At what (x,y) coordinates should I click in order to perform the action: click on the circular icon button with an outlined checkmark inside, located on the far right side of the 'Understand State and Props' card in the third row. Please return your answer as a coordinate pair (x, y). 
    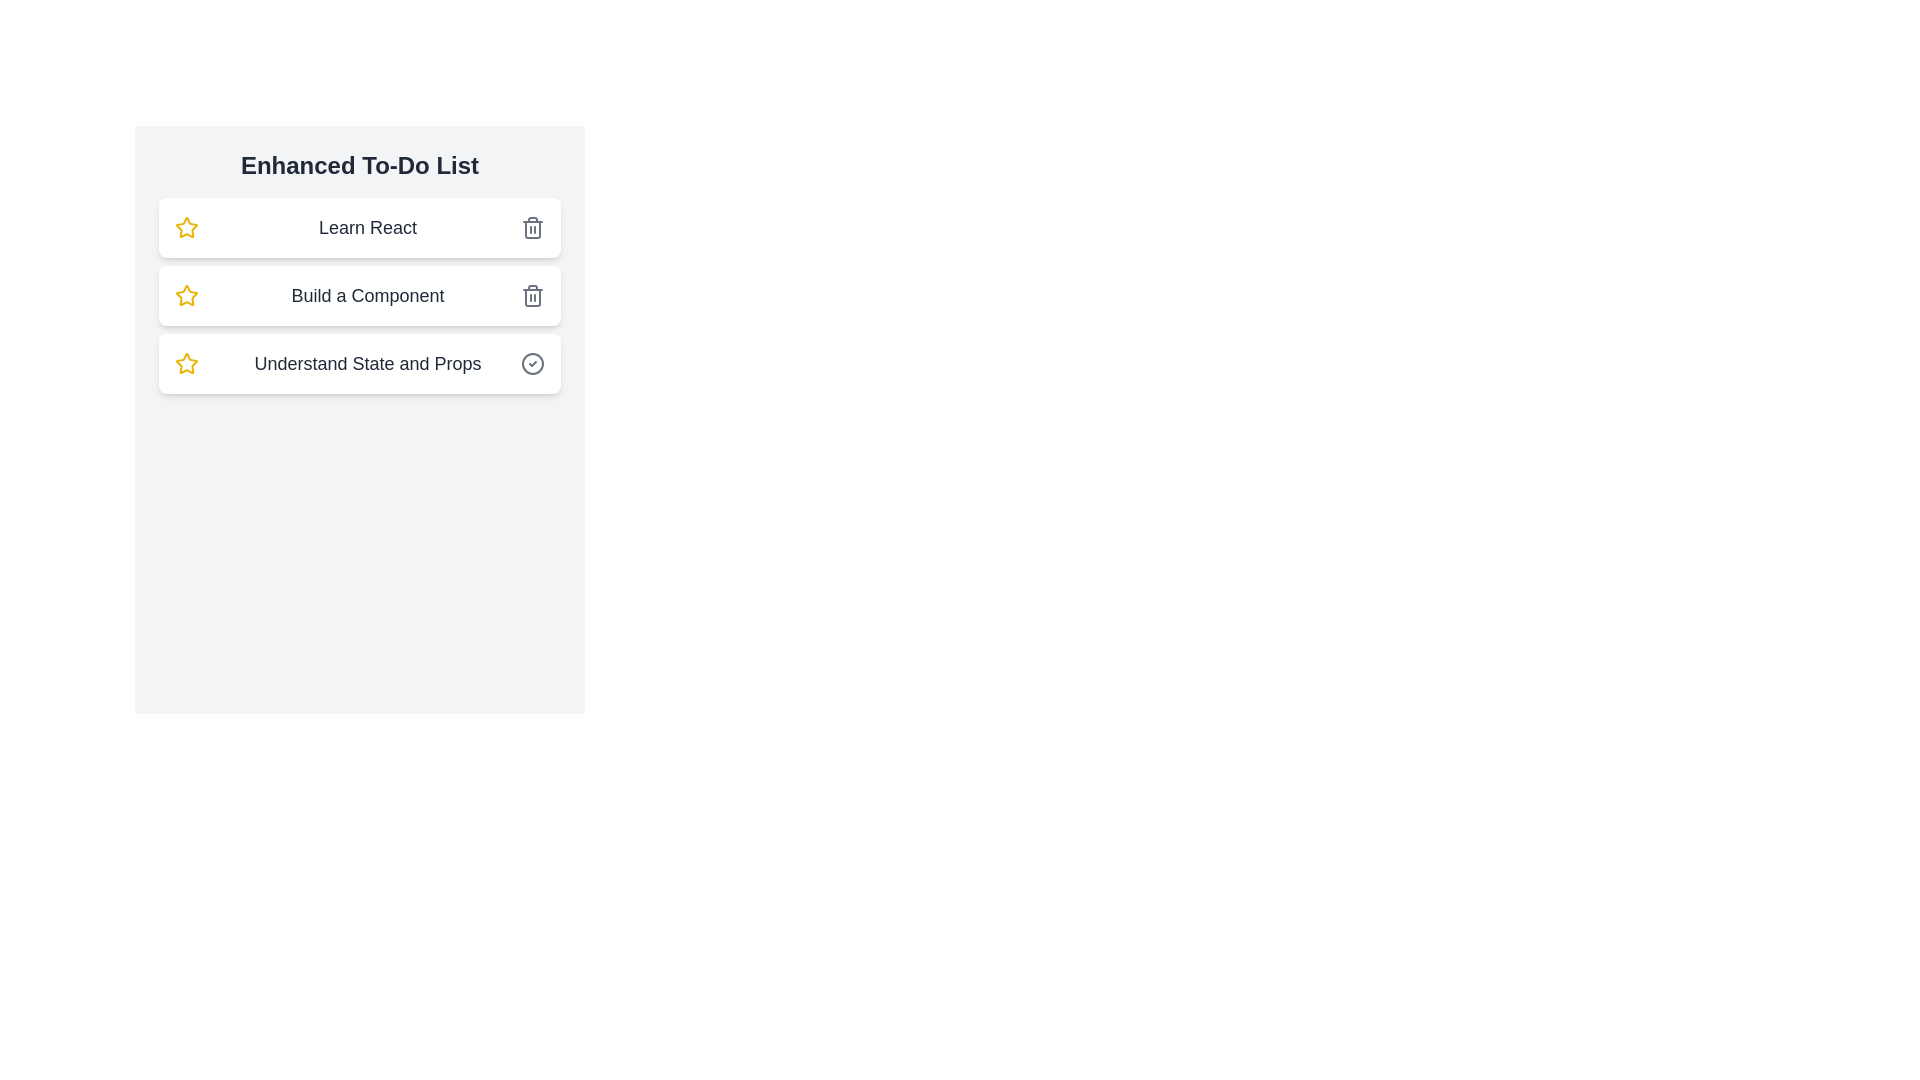
    Looking at the image, I should click on (532, 363).